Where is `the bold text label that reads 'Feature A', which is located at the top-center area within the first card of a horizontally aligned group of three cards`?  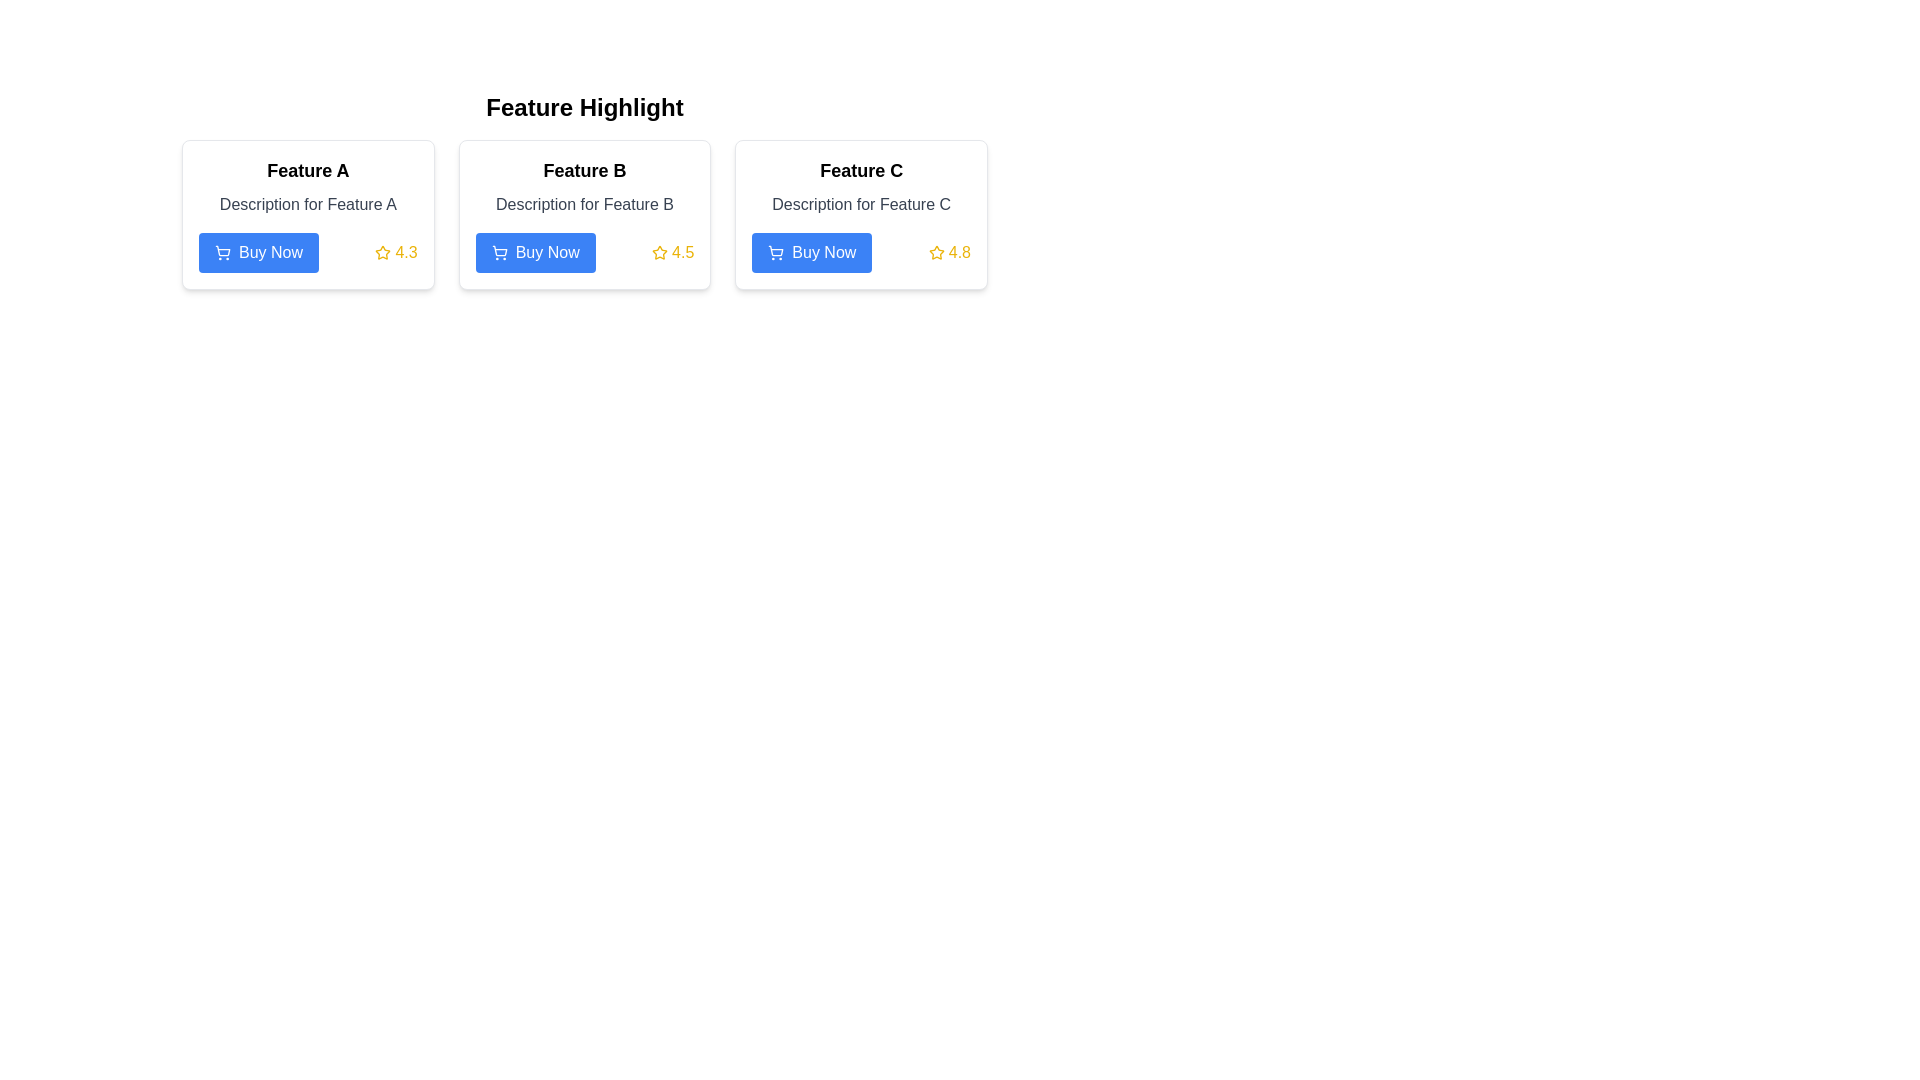 the bold text label that reads 'Feature A', which is located at the top-center area within the first card of a horizontally aligned group of three cards is located at coordinates (307, 169).